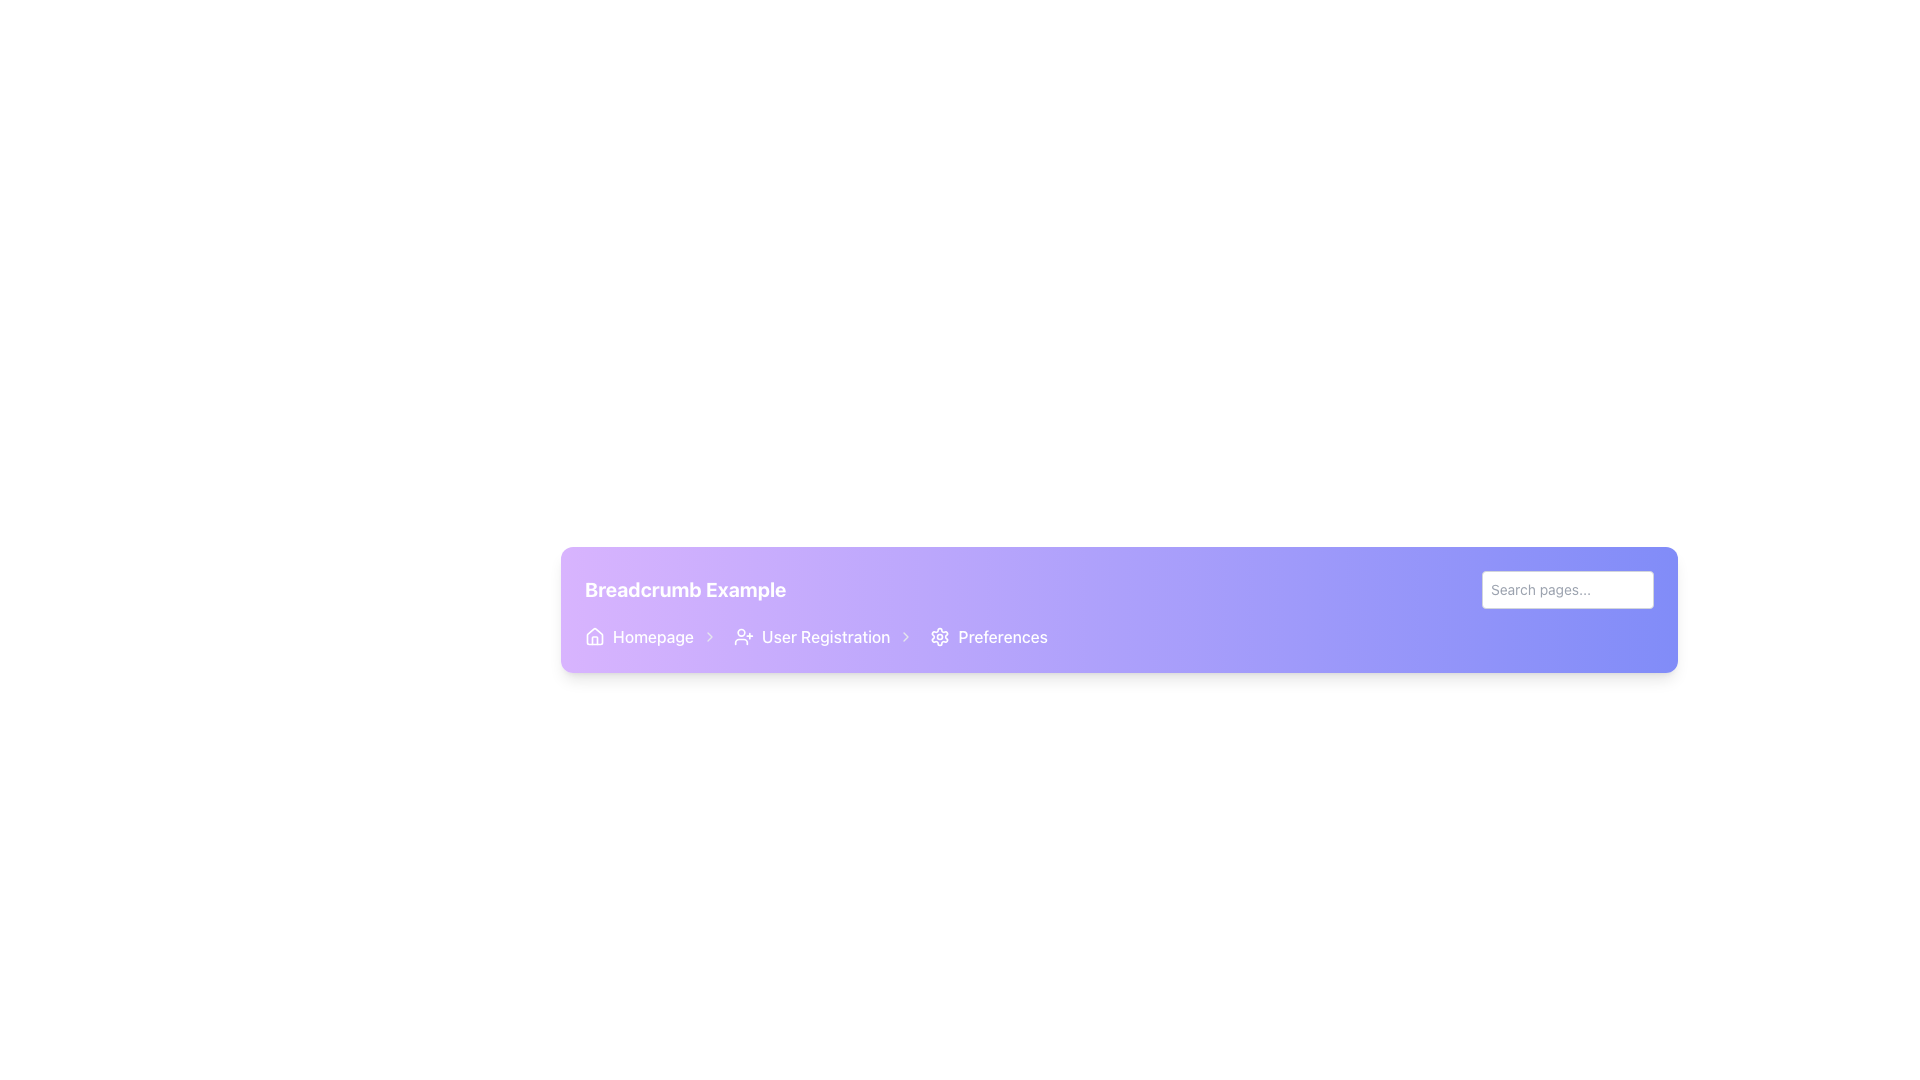 The image size is (1920, 1080). I want to click on the Breadcrumb Link located on the leftmost side of the breadcrumb navigation bar, so click(651, 636).